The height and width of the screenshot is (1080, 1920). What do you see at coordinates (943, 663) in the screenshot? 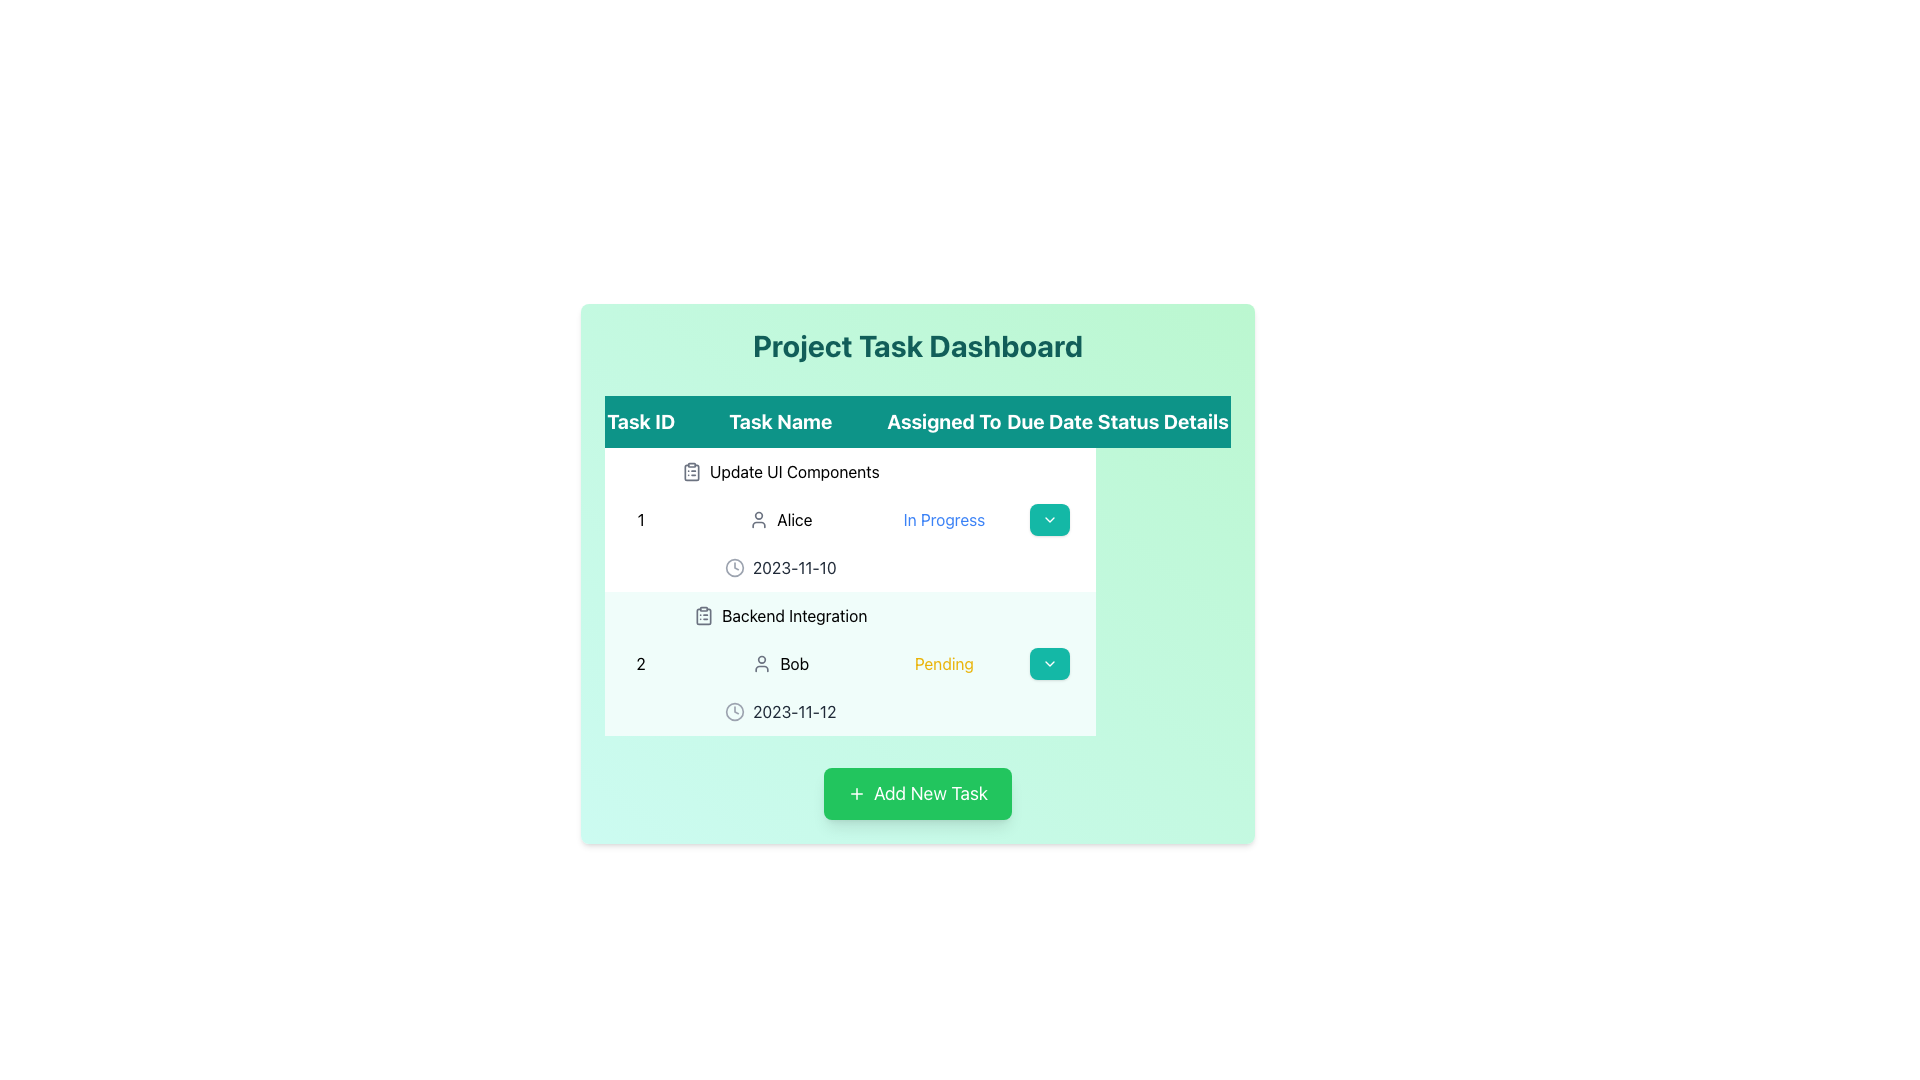
I see `the 'Pending' status indicator in the second row of the task dashboard for 'Backend Integration', located in the 'Status' column` at bounding box center [943, 663].